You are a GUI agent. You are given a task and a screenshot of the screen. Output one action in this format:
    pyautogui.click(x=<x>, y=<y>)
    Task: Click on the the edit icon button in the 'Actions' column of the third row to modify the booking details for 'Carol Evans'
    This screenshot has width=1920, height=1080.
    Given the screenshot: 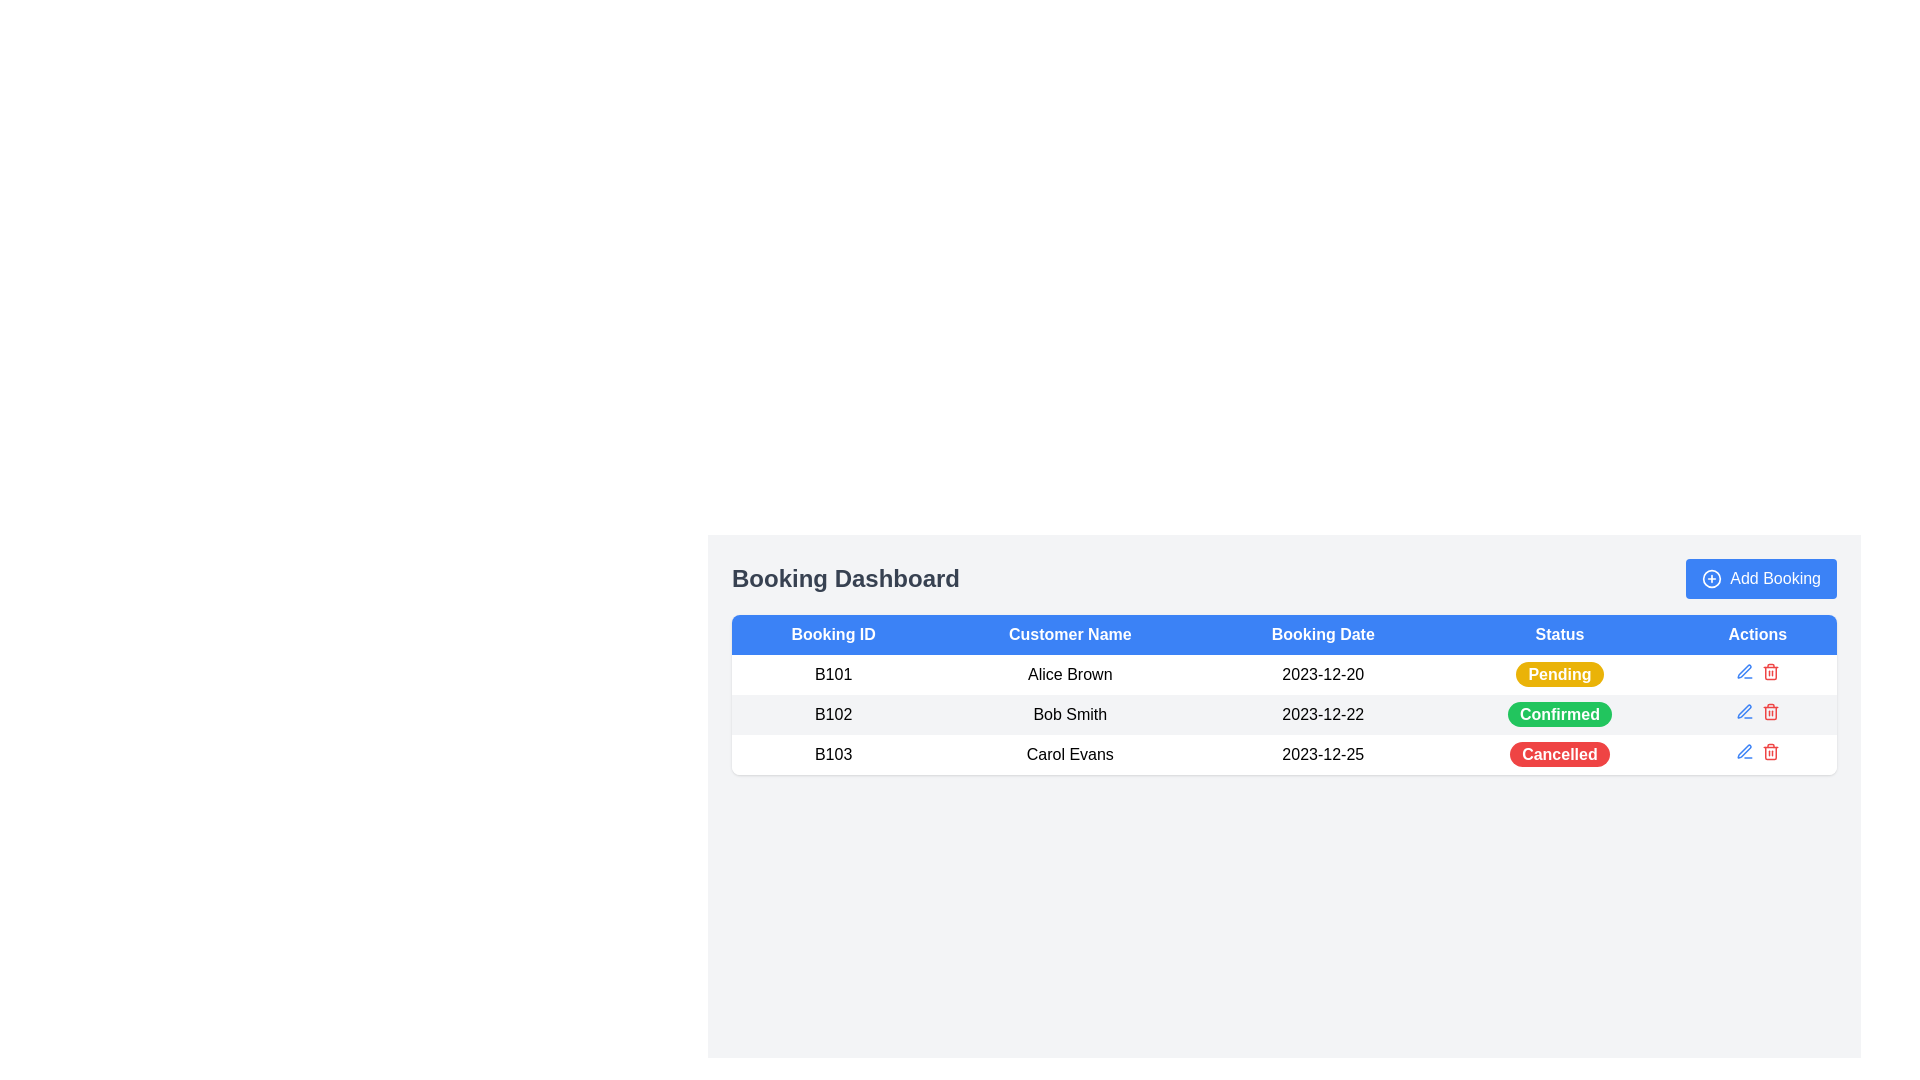 What is the action you would take?
    pyautogui.click(x=1743, y=752)
    